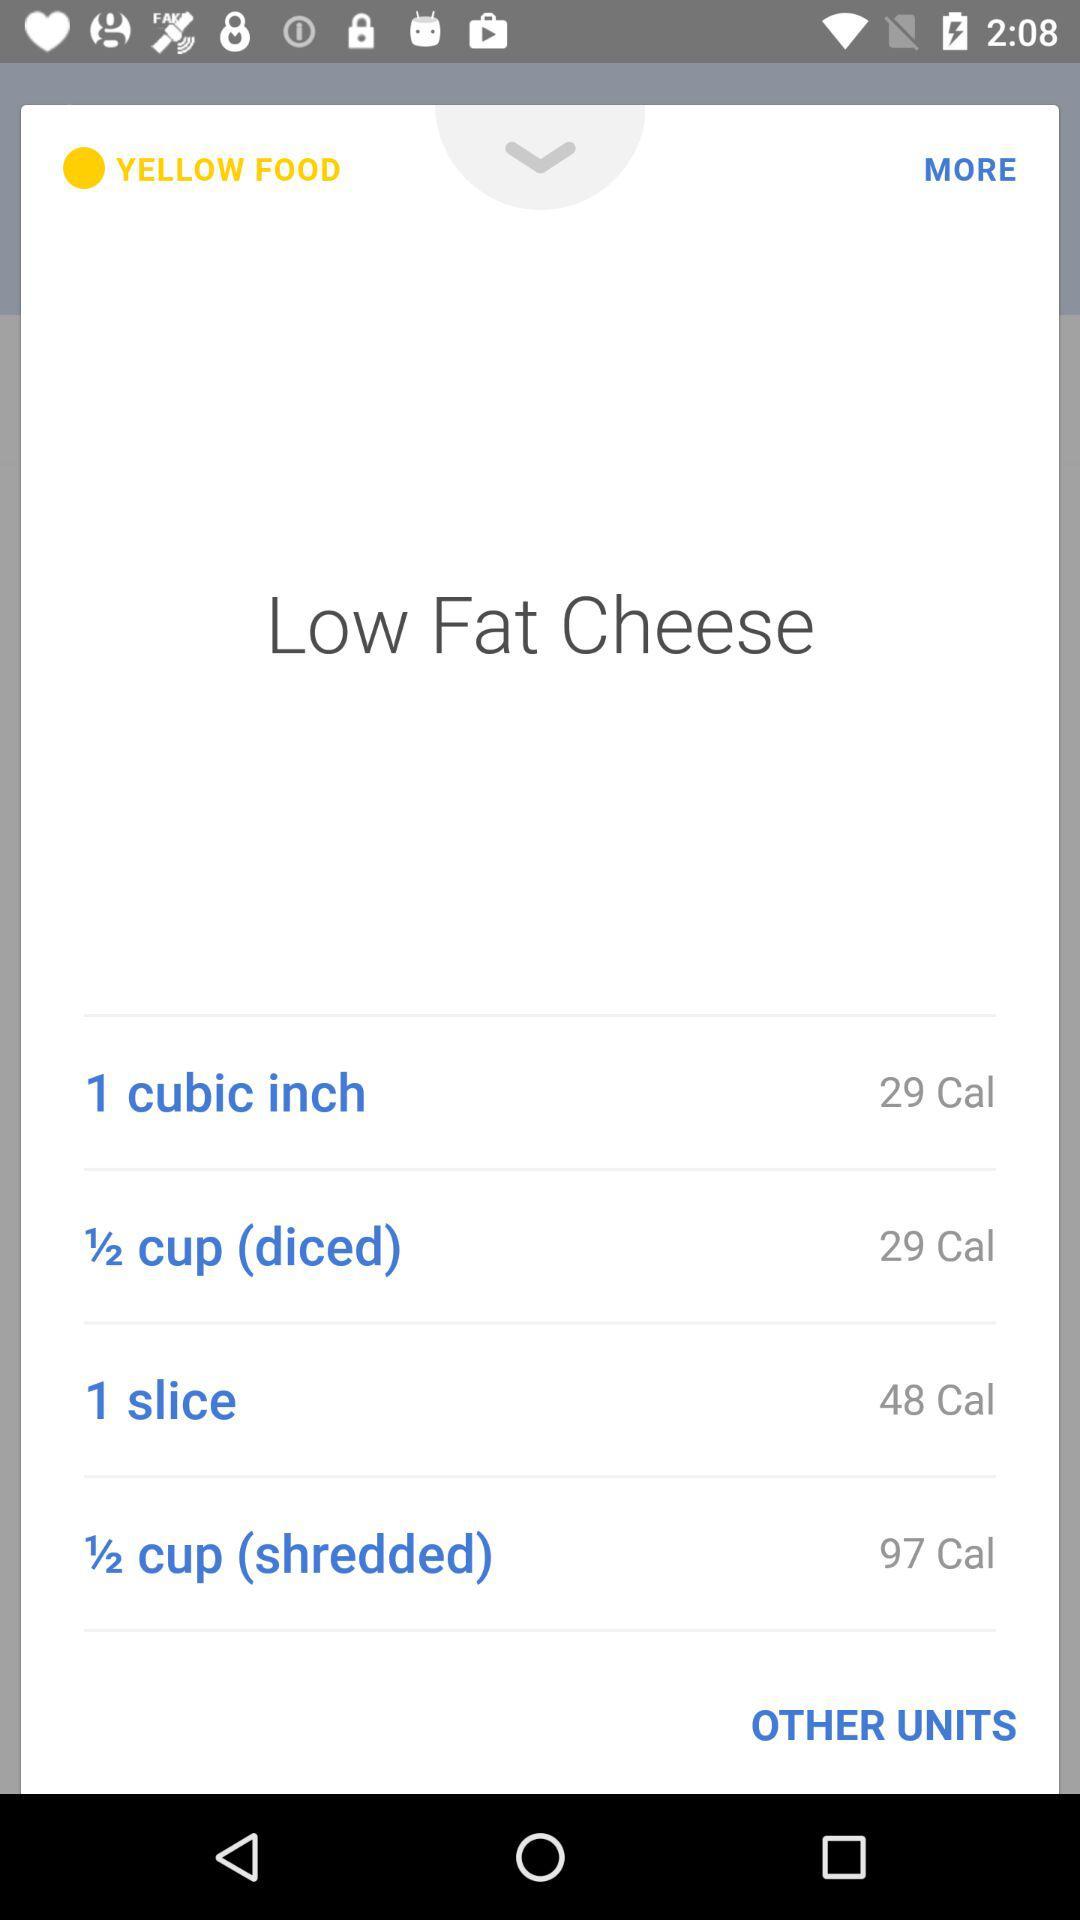 This screenshot has width=1080, height=1920. What do you see at coordinates (540, 156) in the screenshot?
I see `open menu` at bounding box center [540, 156].